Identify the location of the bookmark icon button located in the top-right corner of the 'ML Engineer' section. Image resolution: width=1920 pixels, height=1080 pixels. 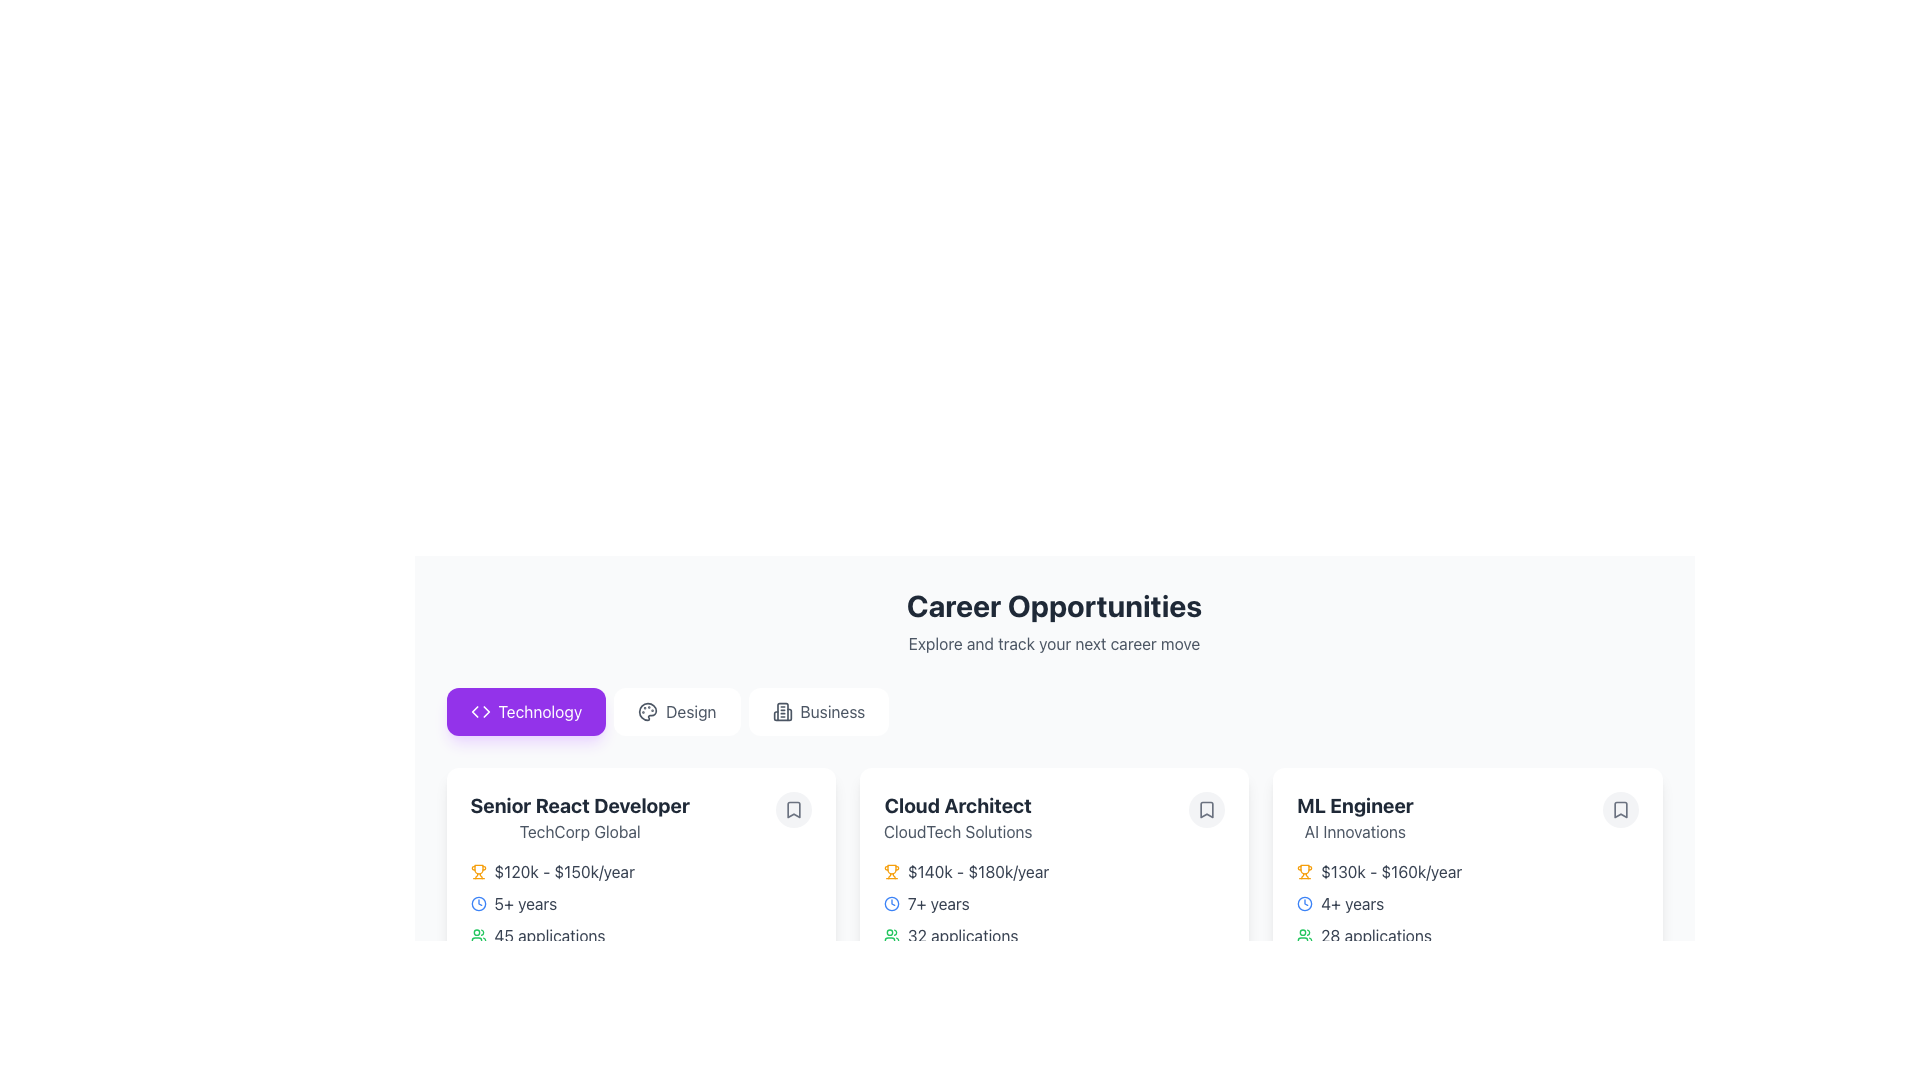
(1620, 810).